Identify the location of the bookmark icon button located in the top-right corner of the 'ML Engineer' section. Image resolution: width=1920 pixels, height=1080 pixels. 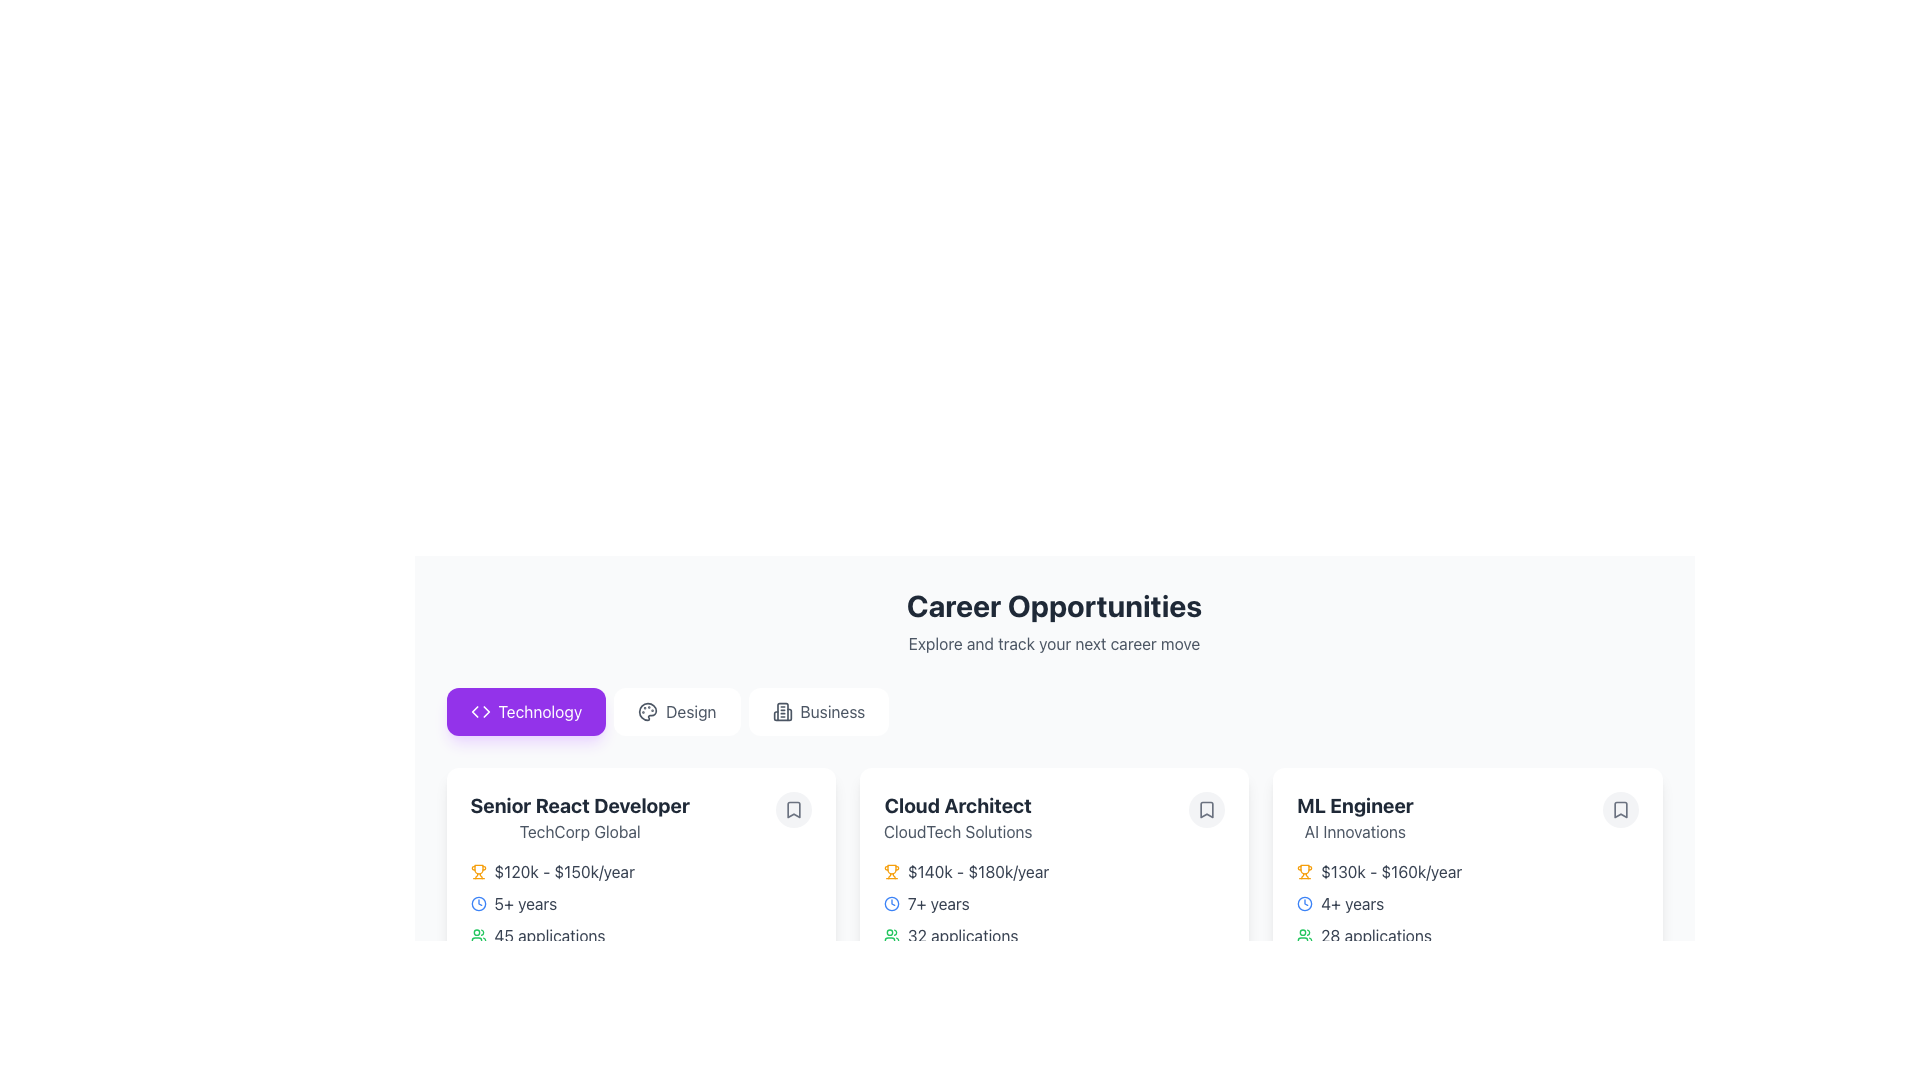
(1620, 810).